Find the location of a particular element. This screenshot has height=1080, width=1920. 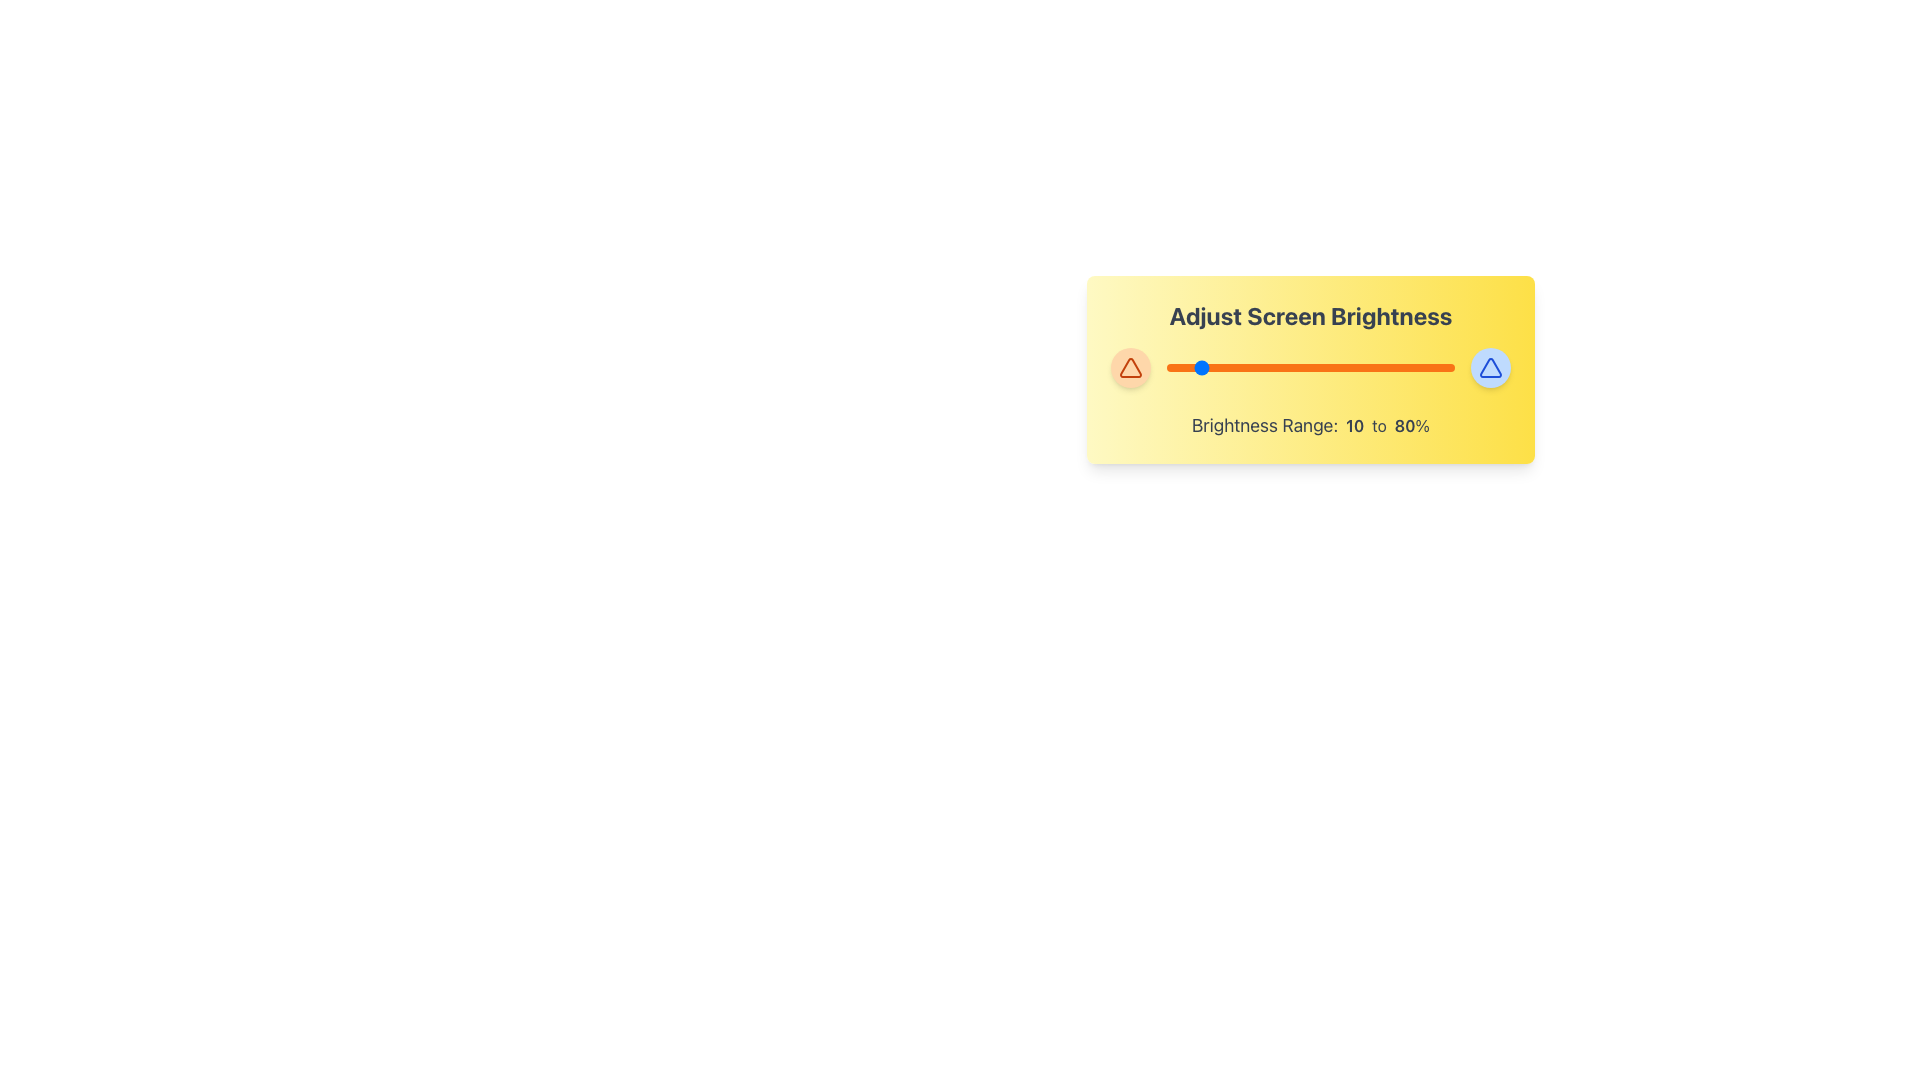

brightness is located at coordinates (1183, 367).